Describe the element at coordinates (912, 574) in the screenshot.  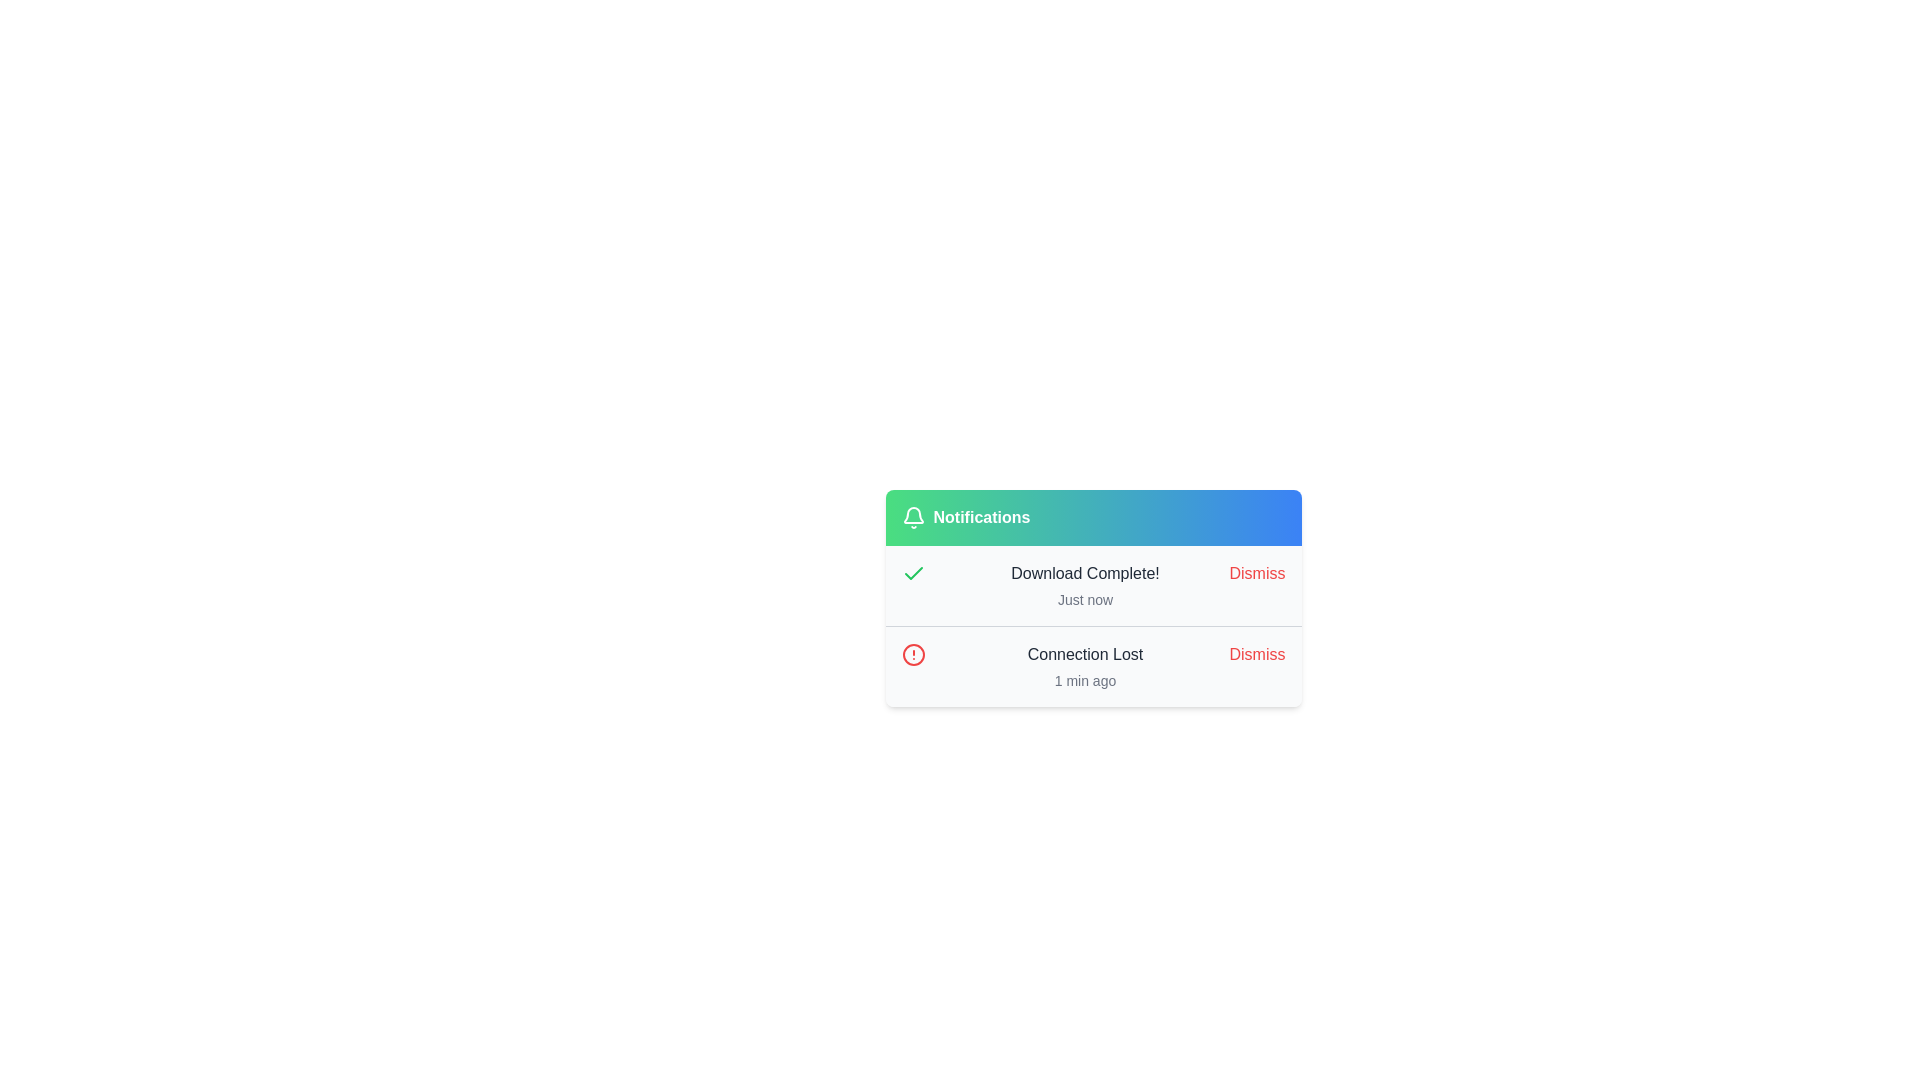
I see `the leftmost icon of the notification entry that symbolizes successful completion, which accompanies the 'Download Complete!' message` at that location.